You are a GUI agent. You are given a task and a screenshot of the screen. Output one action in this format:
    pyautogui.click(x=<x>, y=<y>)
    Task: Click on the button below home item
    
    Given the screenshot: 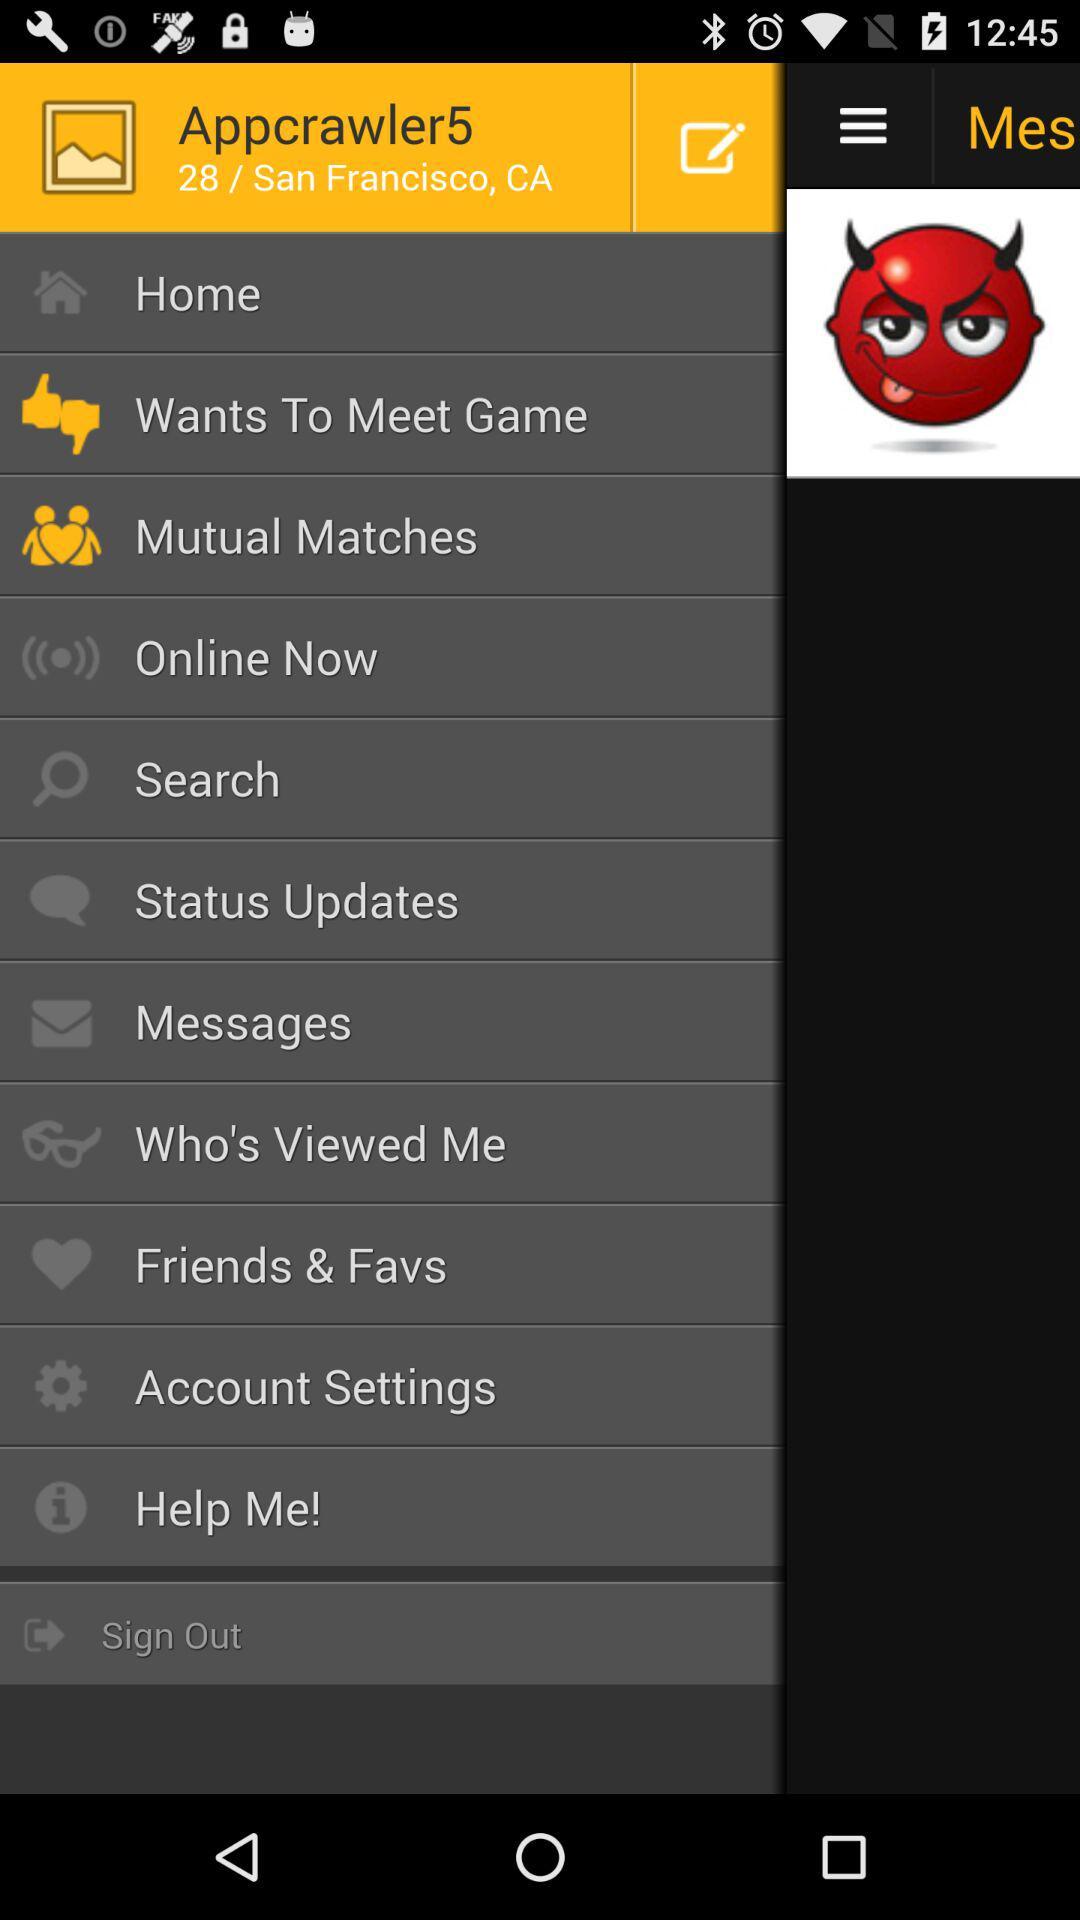 What is the action you would take?
    pyautogui.click(x=393, y=412)
    